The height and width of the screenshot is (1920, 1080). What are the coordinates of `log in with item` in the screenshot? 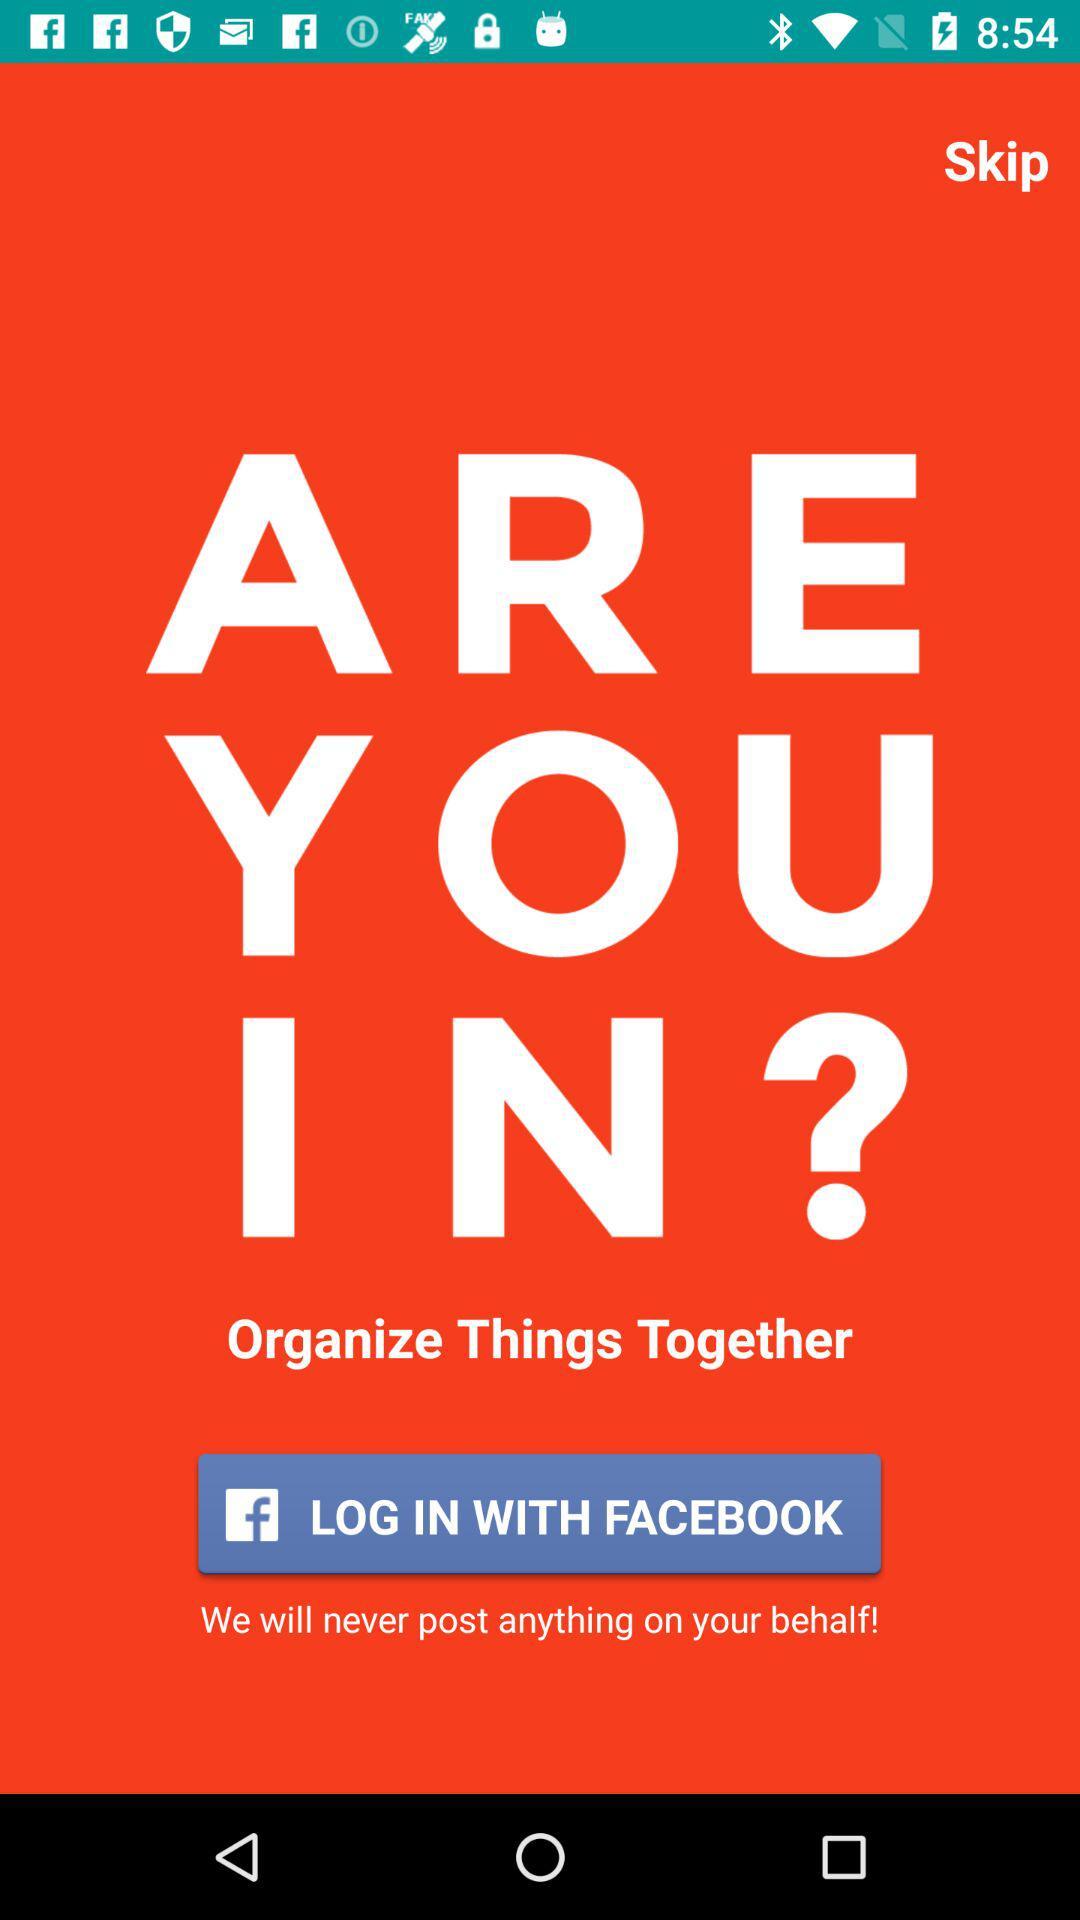 It's located at (538, 1515).